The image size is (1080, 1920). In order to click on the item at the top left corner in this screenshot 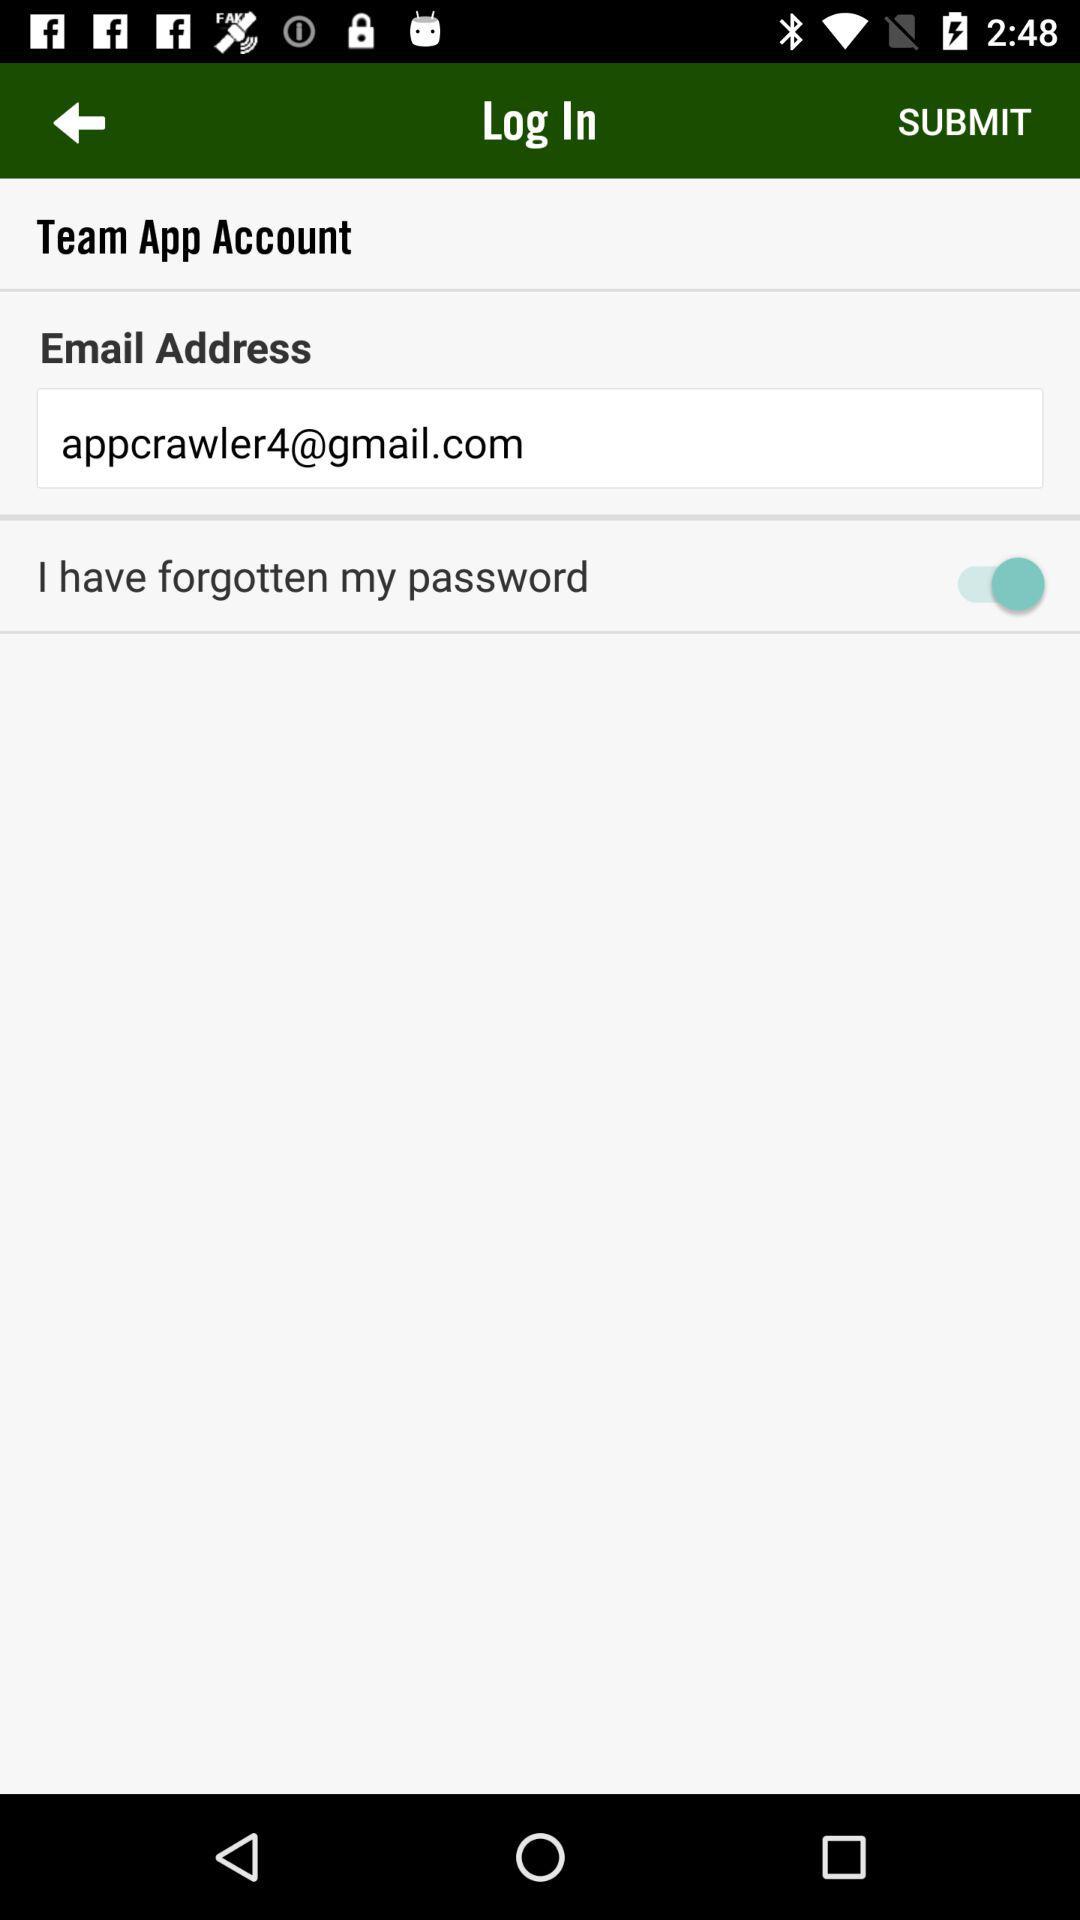, I will do `click(77, 119)`.